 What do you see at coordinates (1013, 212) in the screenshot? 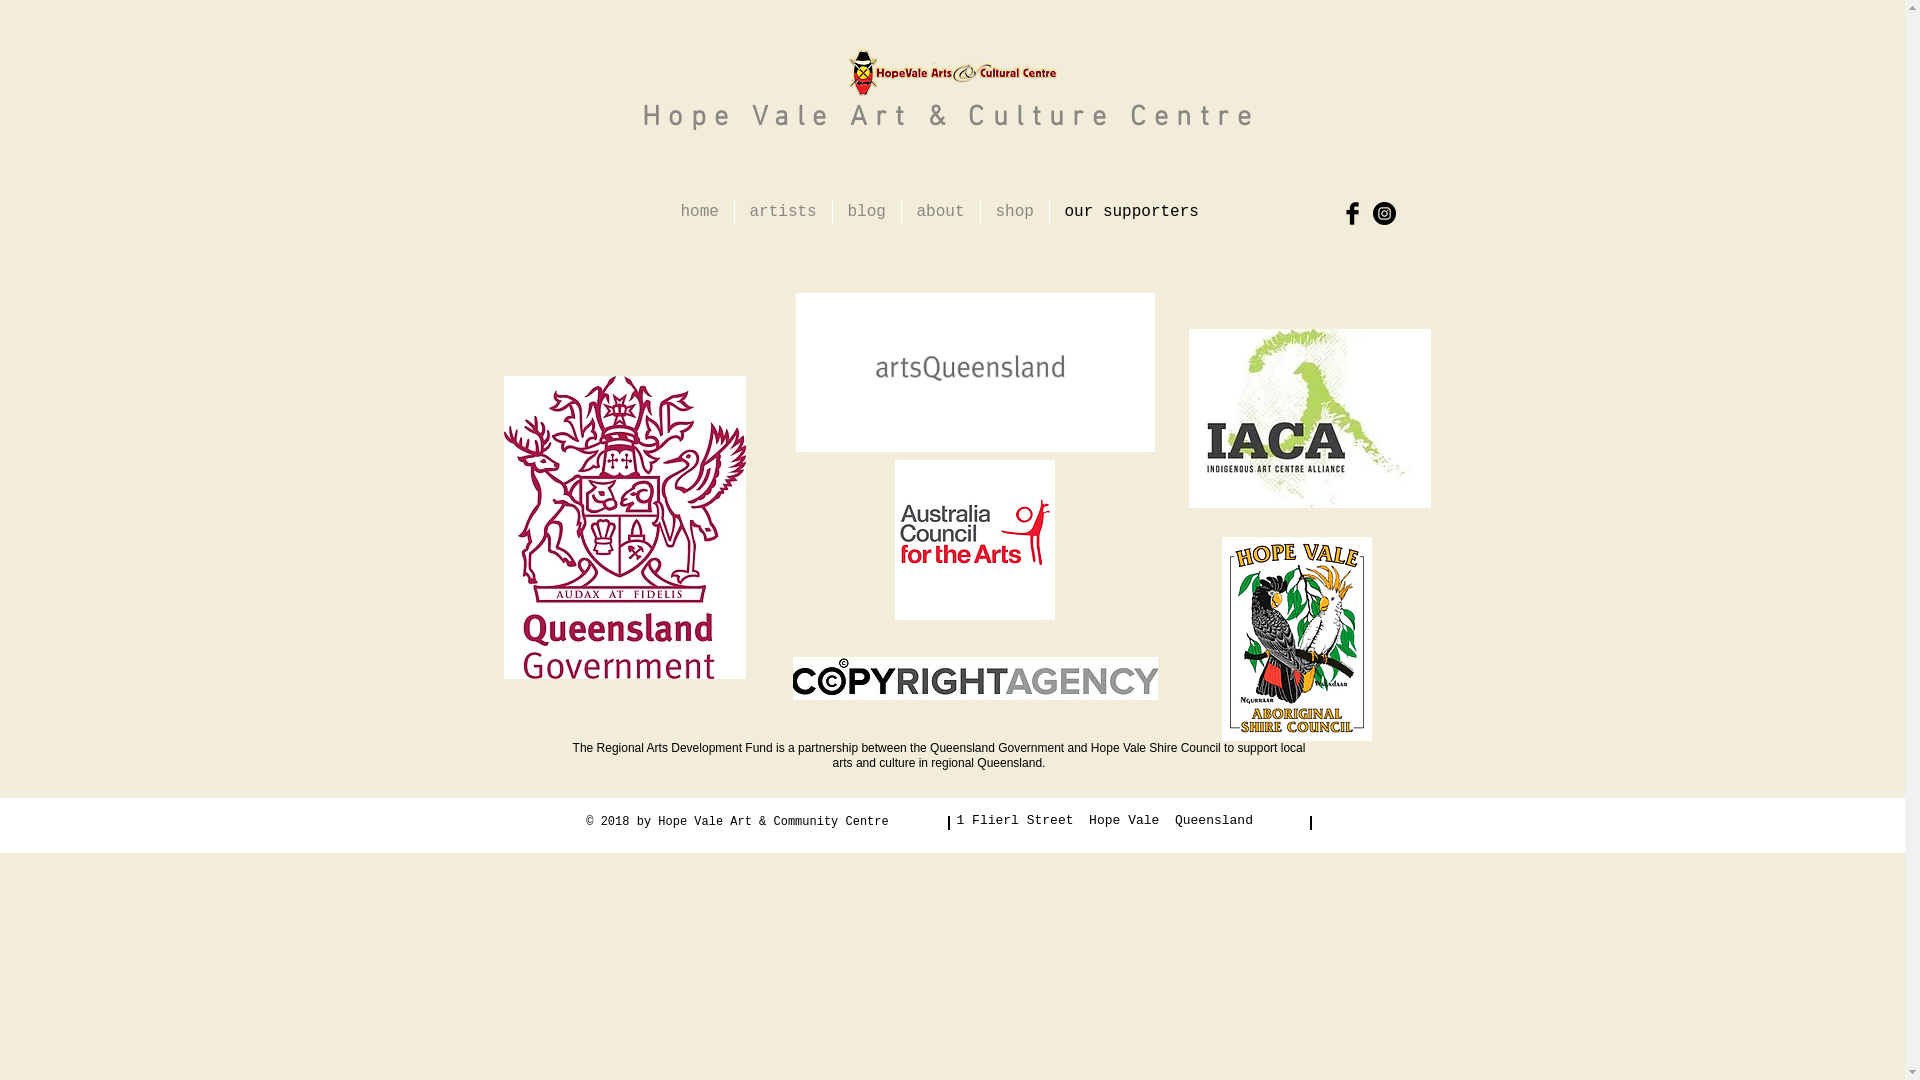
I see `'shop'` at bounding box center [1013, 212].